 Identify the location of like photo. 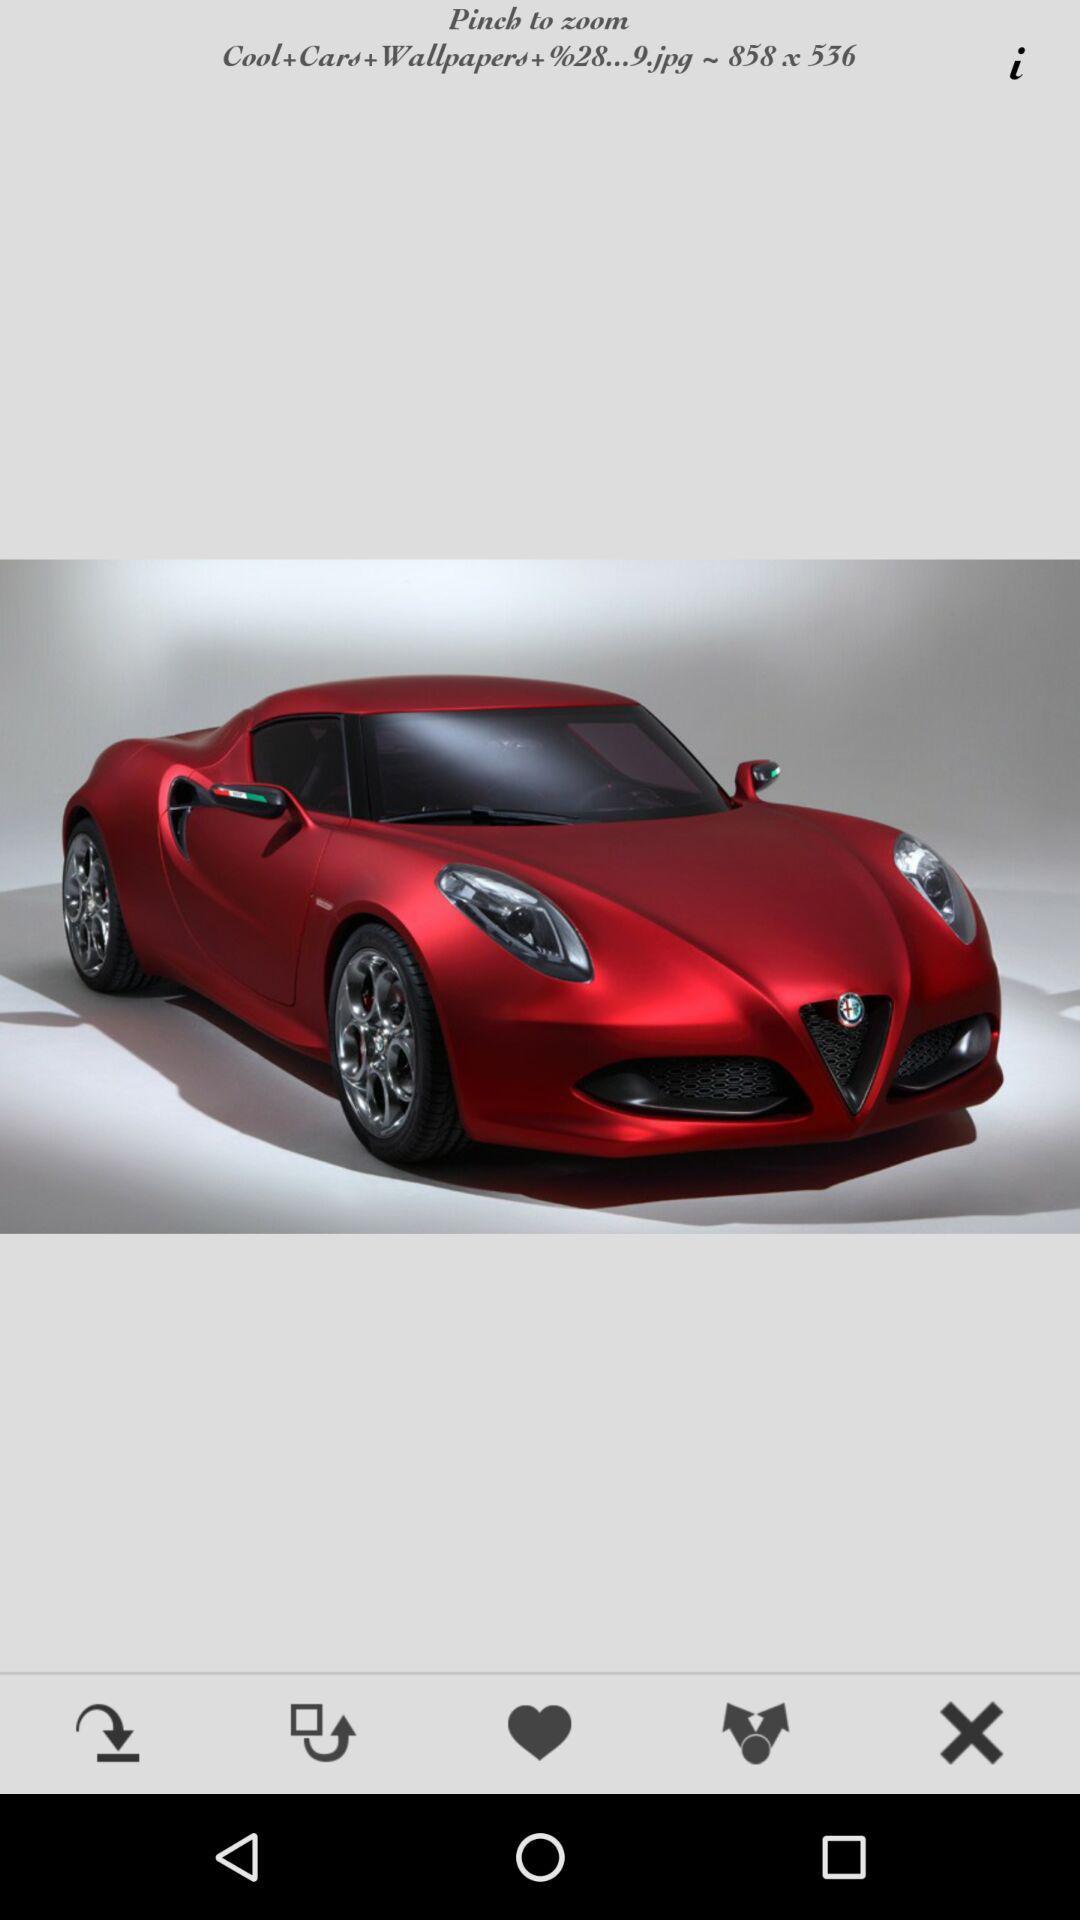
(540, 1734).